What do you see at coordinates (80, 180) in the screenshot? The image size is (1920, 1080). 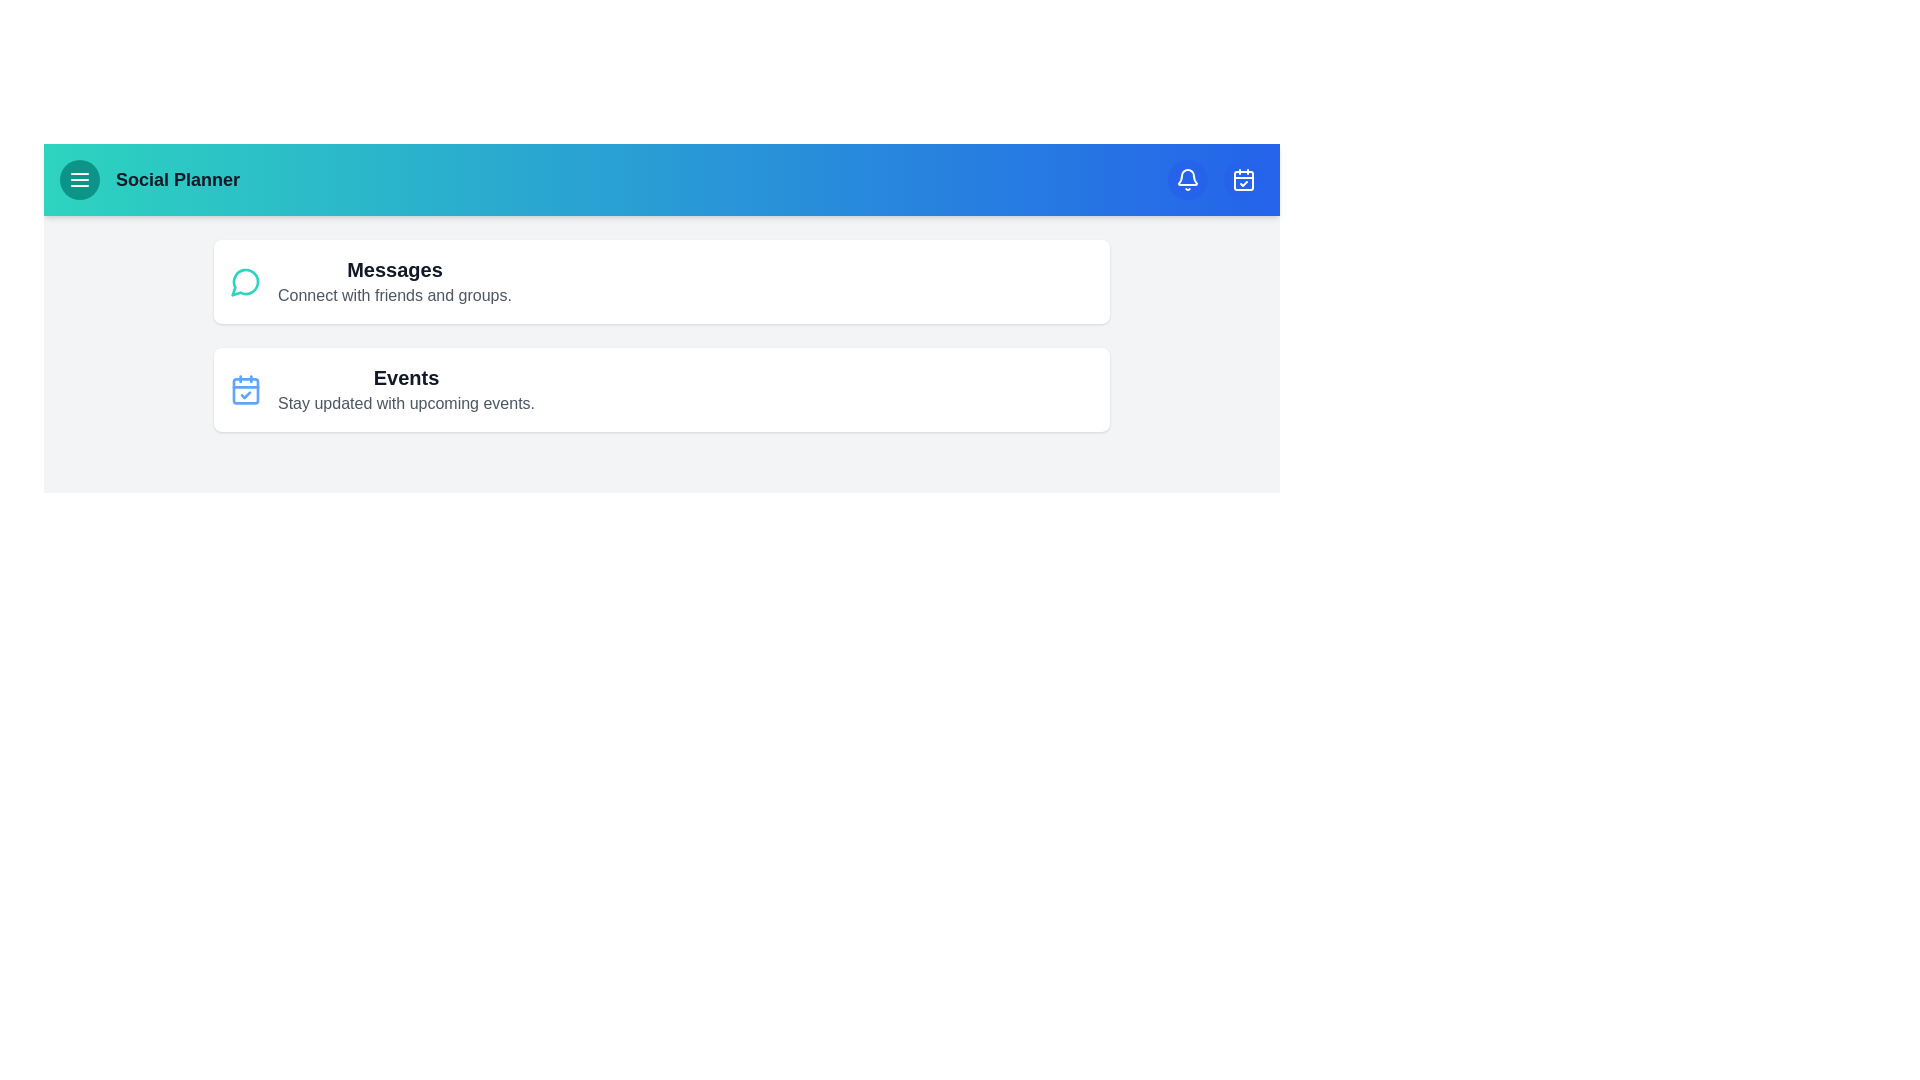 I see `the menu button to open the menu` at bounding box center [80, 180].